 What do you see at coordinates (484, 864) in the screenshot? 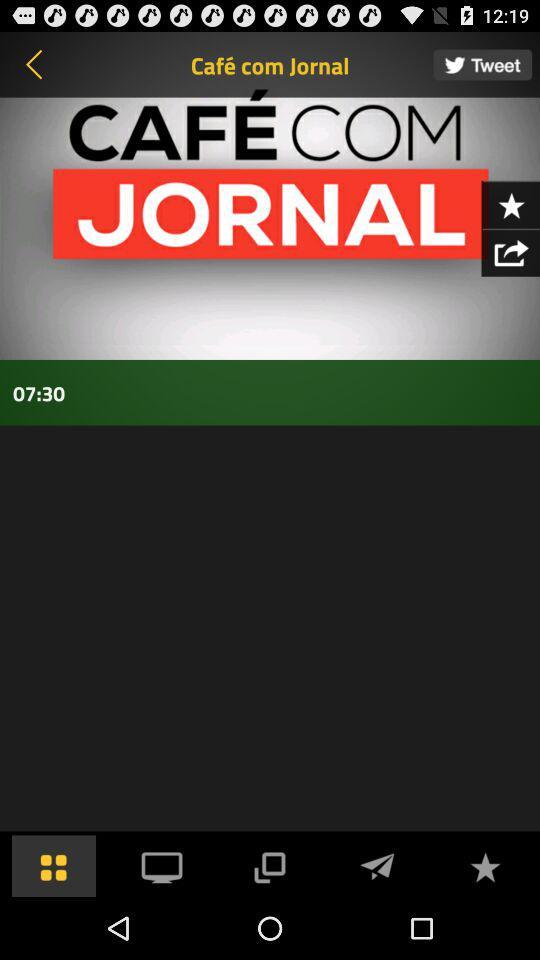
I see `mark as favourite` at bounding box center [484, 864].